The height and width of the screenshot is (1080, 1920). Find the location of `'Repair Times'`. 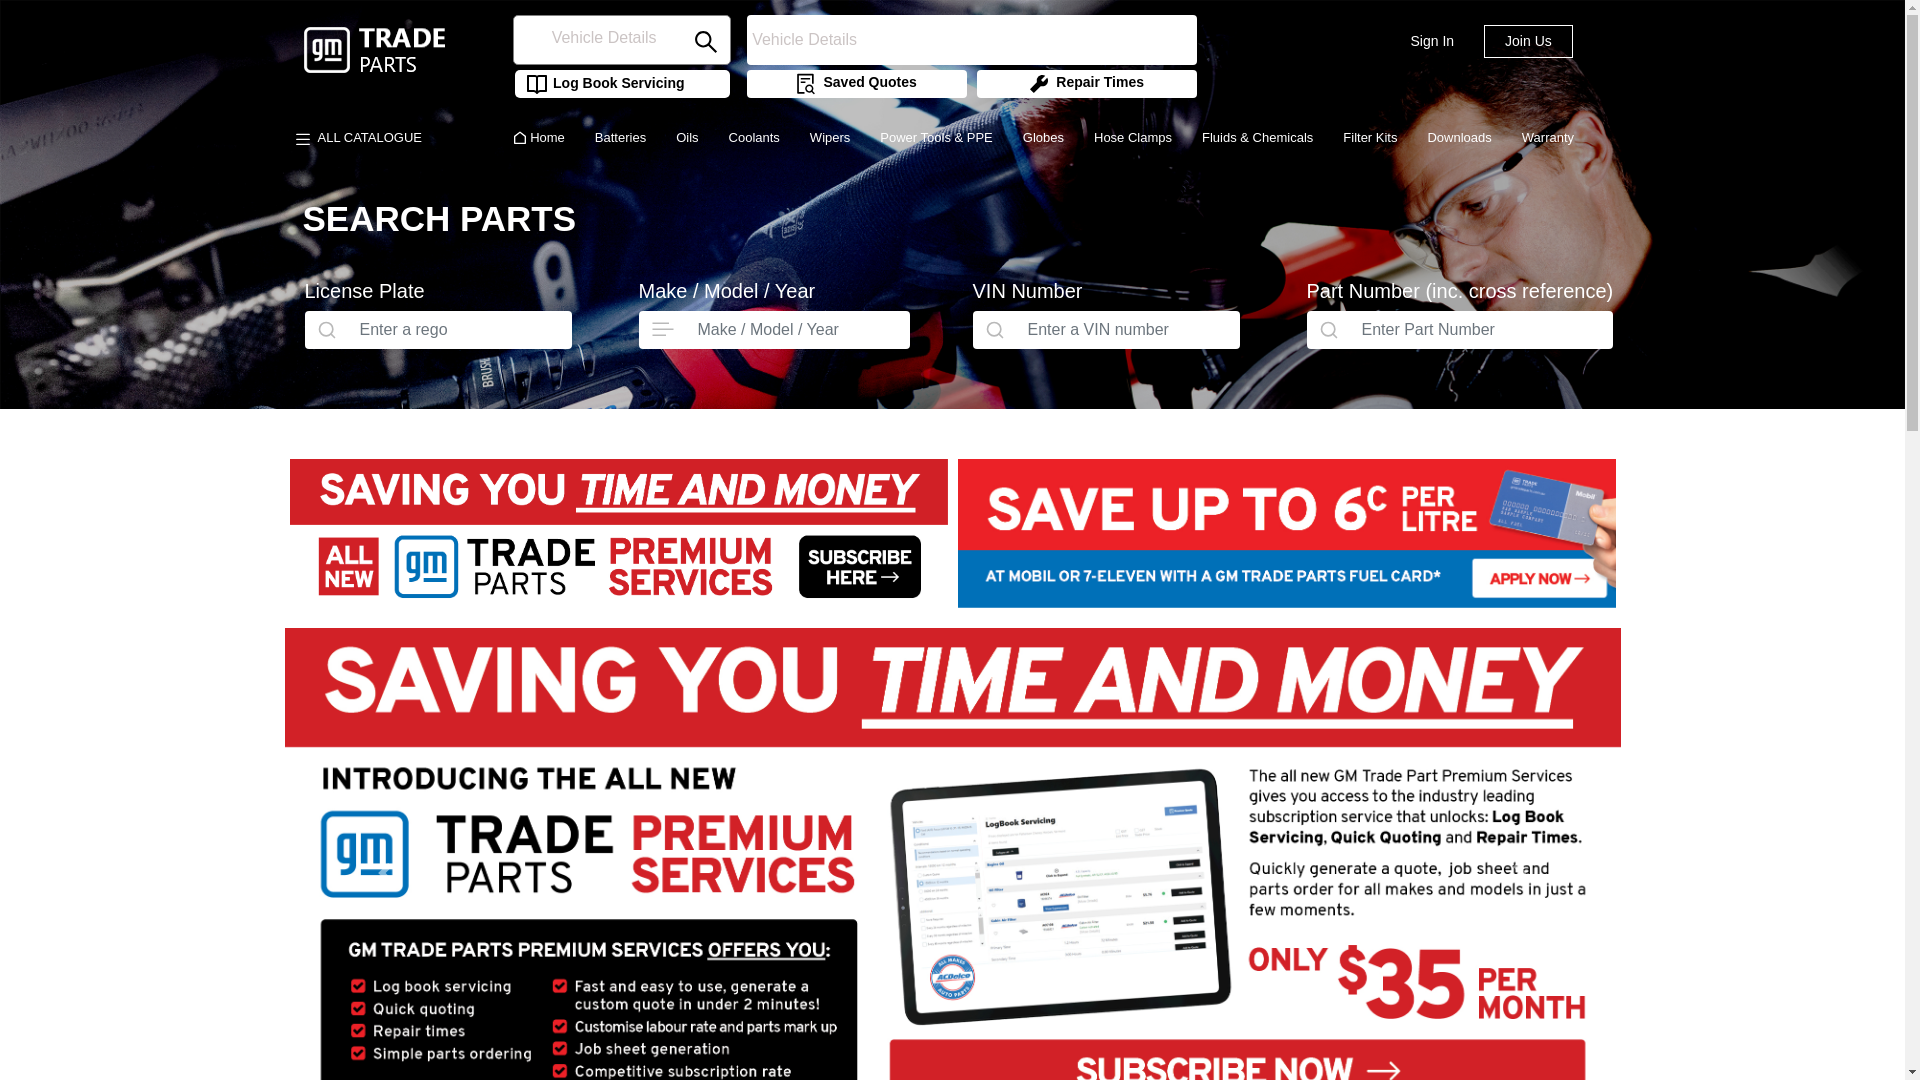

'Repair Times' is located at coordinates (1084, 83).